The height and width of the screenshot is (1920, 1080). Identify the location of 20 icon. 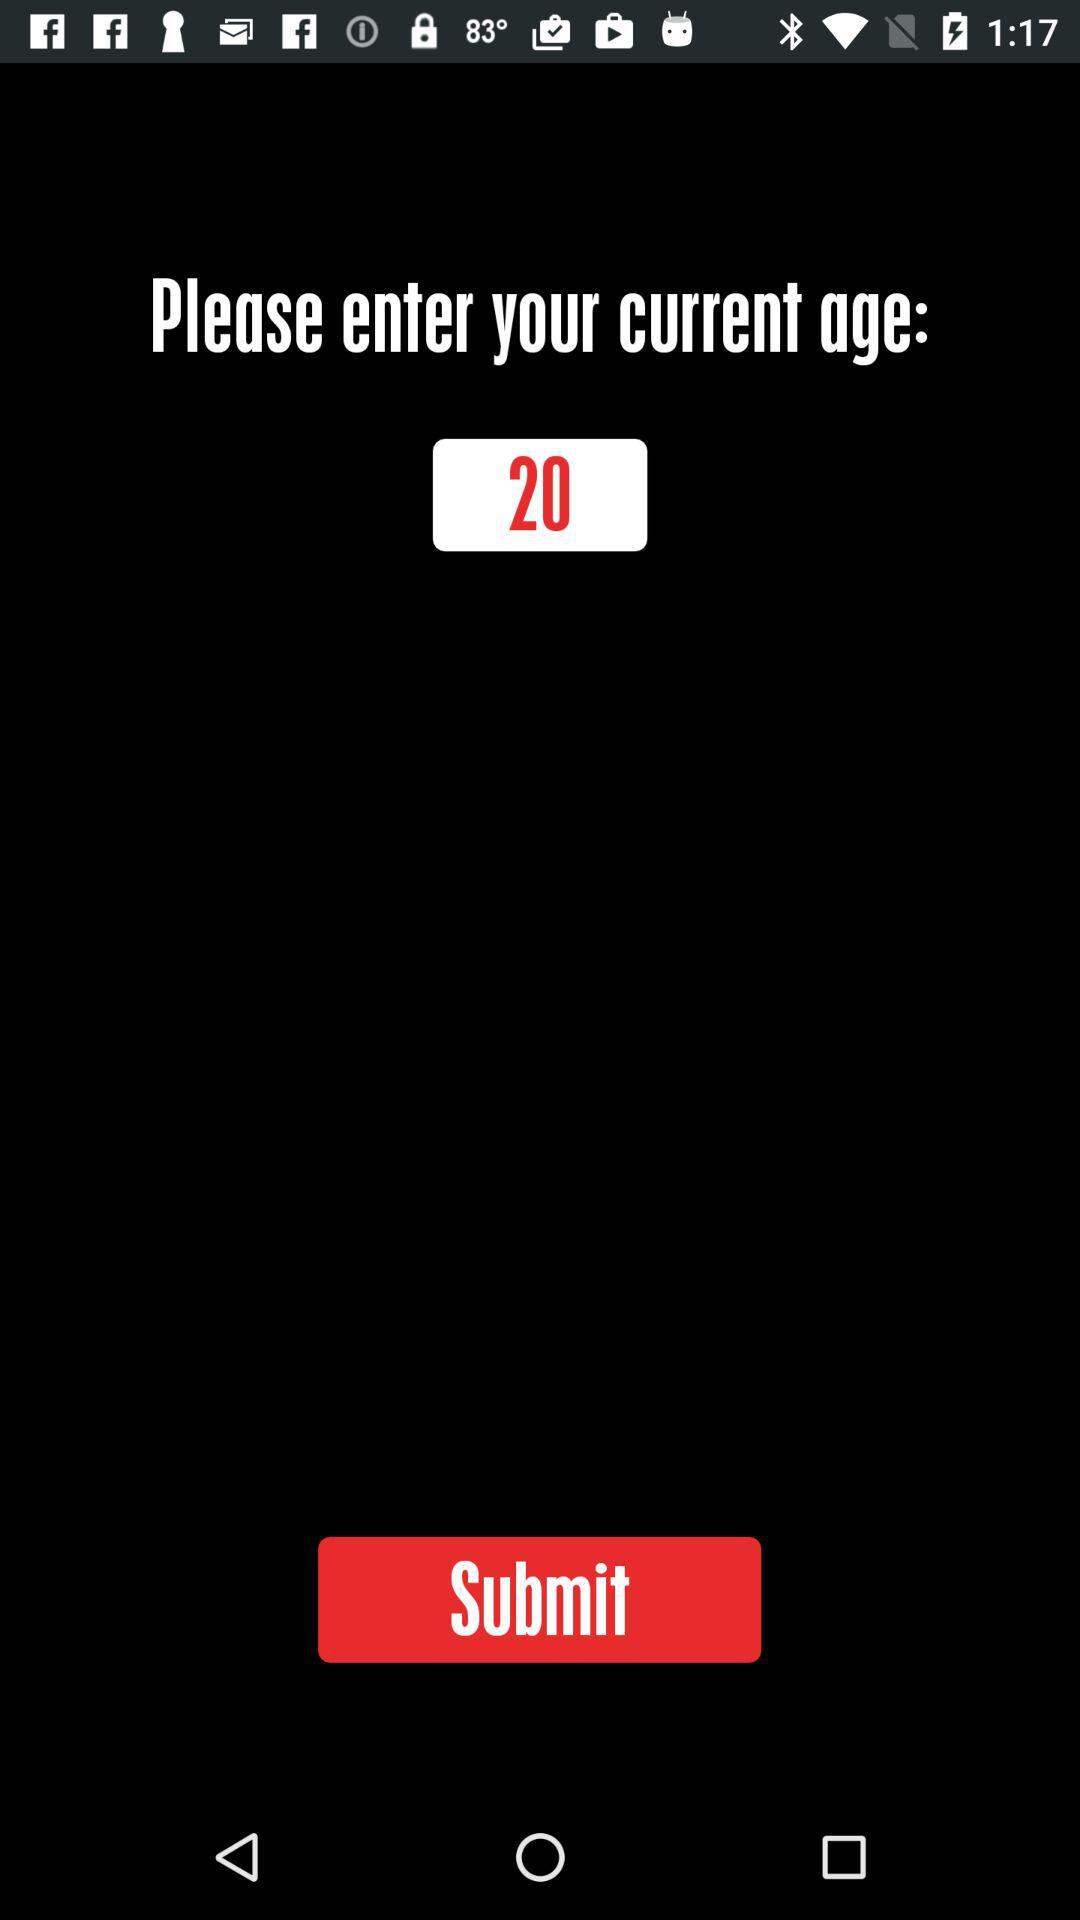
(540, 494).